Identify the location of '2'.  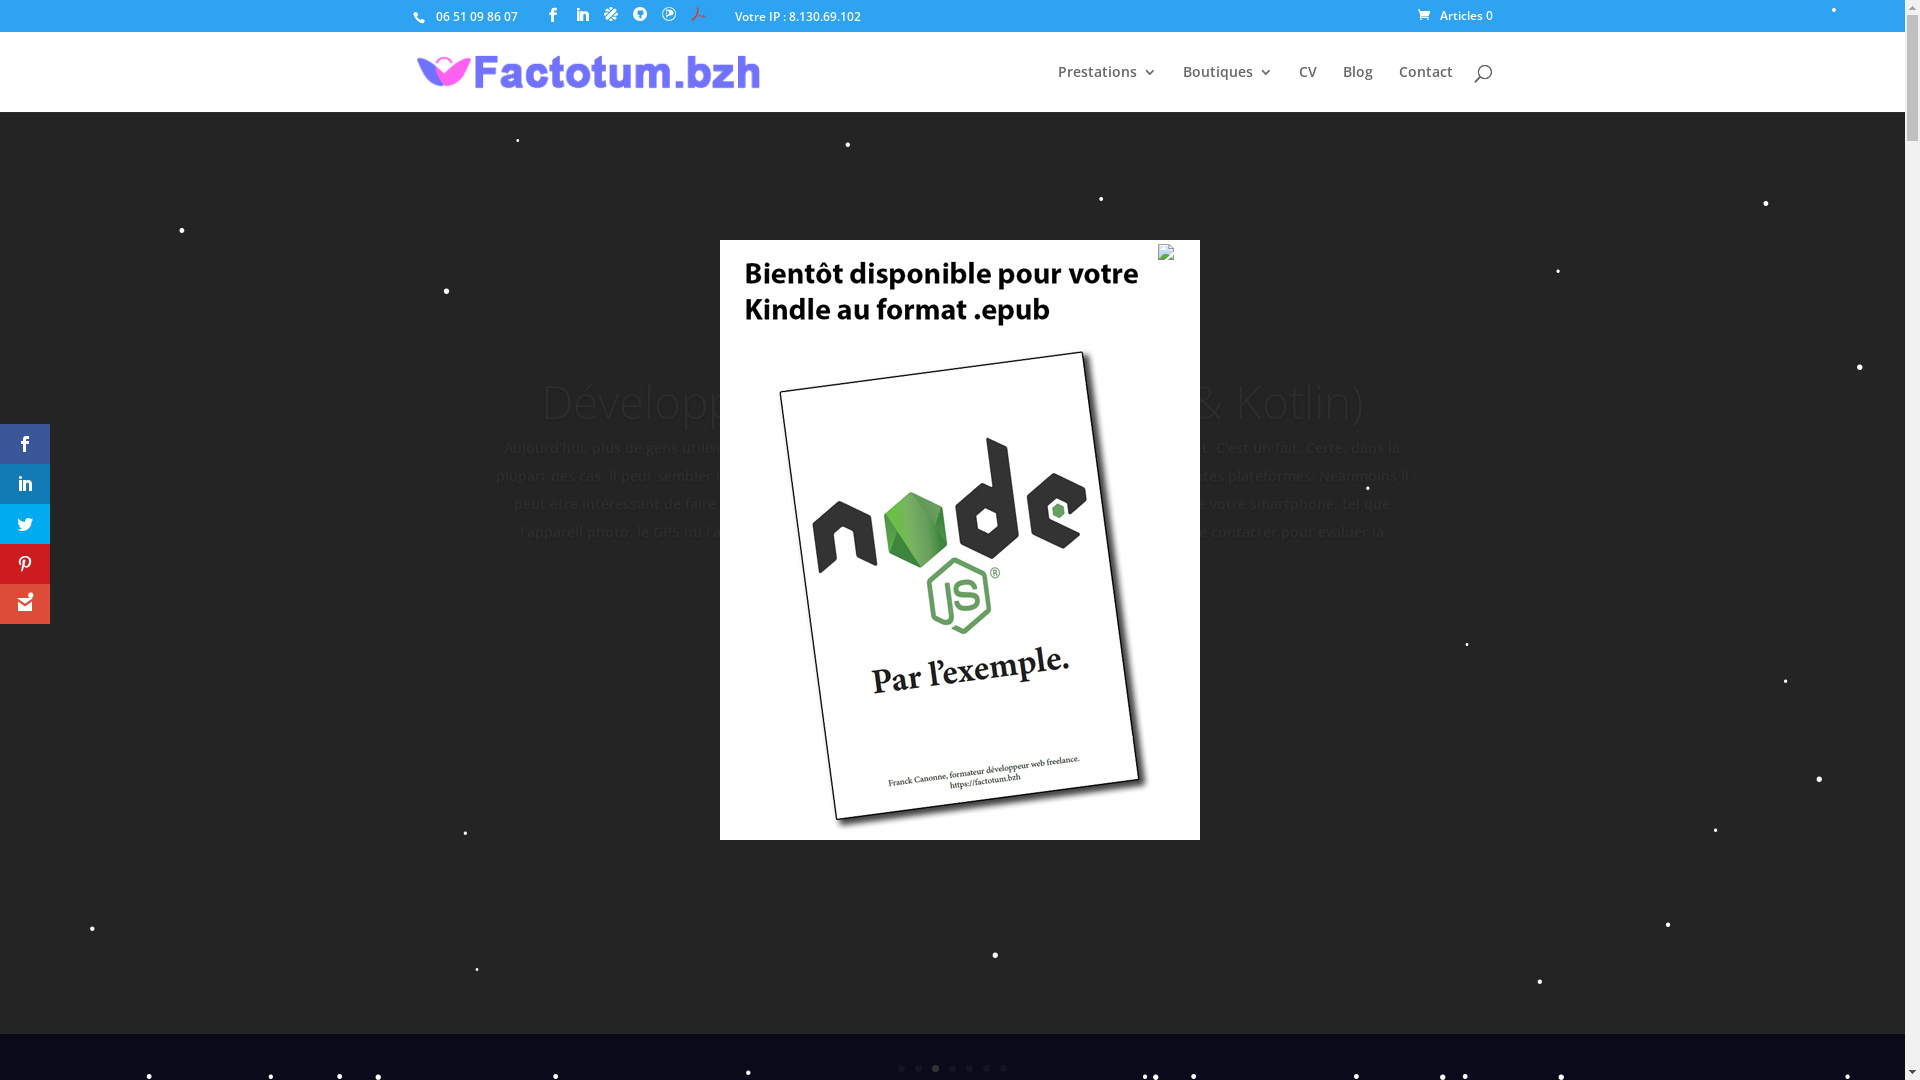
(917, 1067).